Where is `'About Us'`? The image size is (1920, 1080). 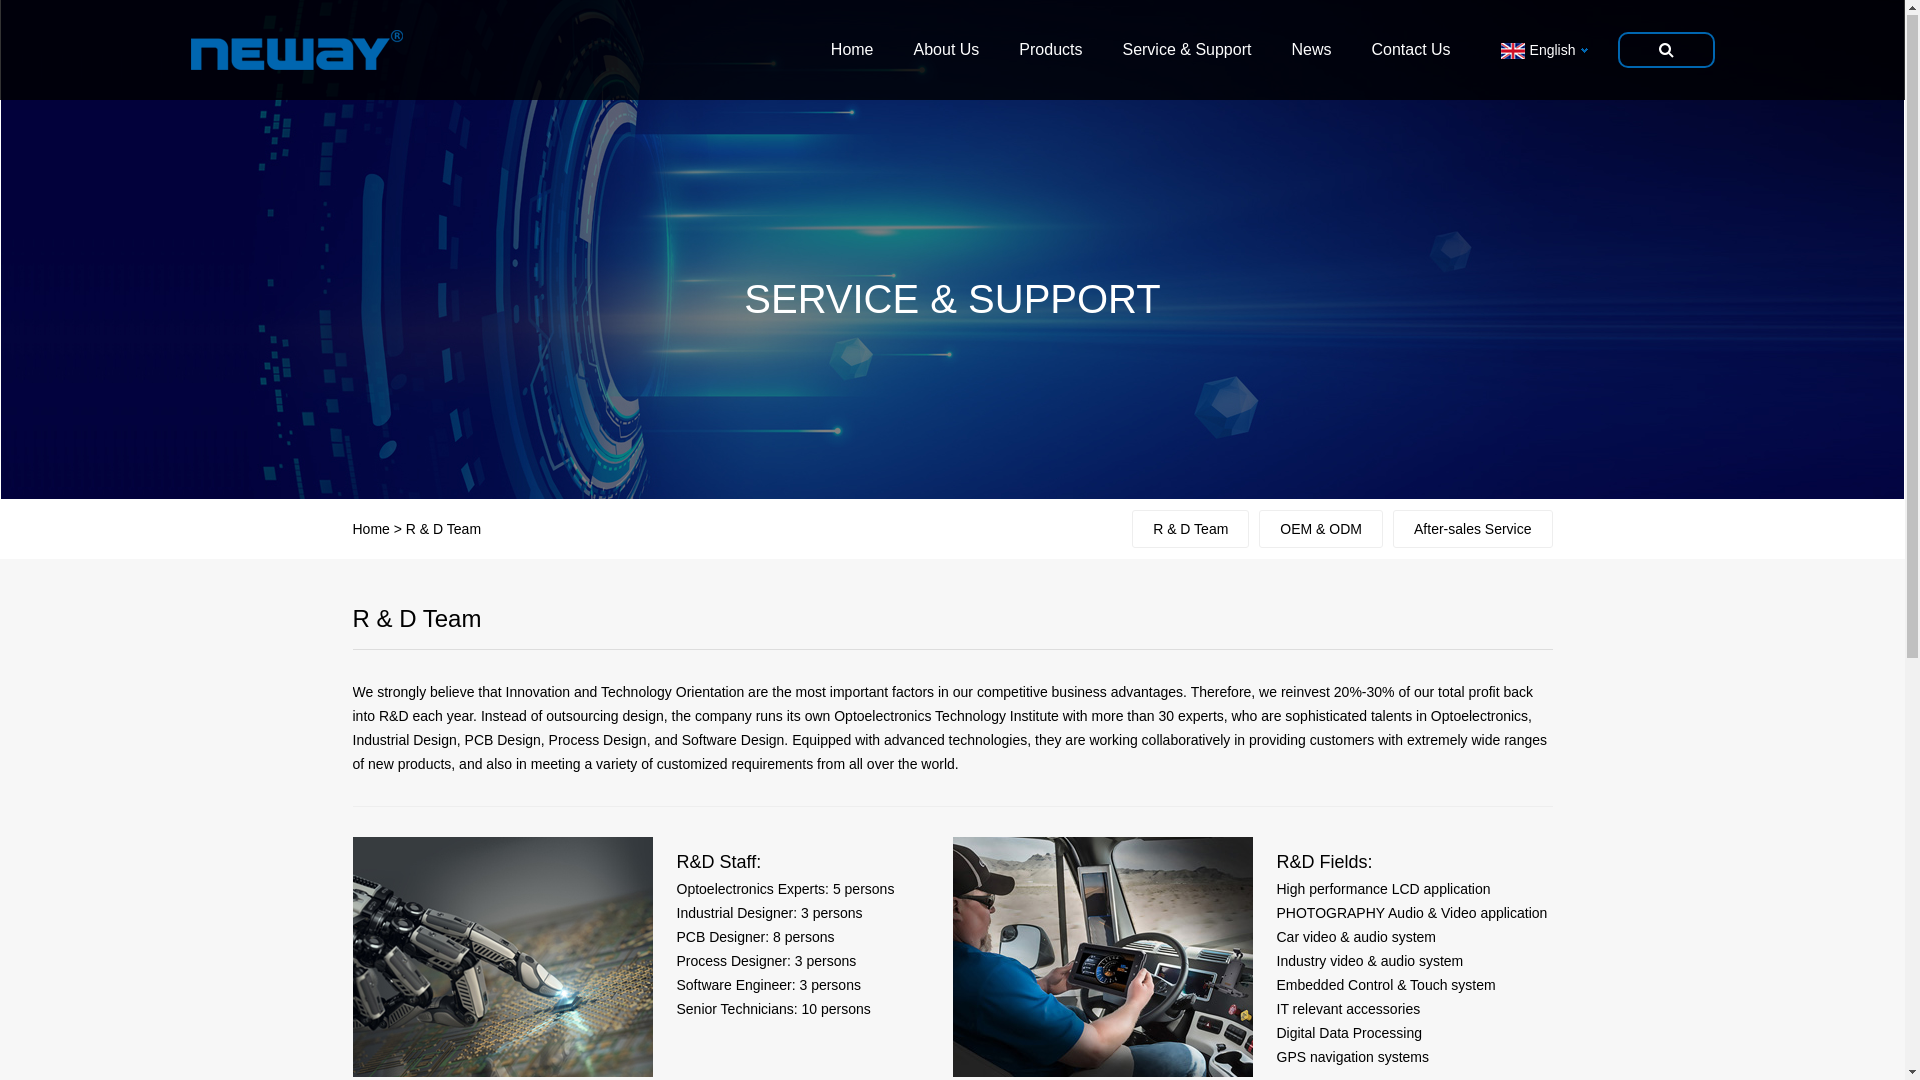 'About Us' is located at coordinates (892, 49).